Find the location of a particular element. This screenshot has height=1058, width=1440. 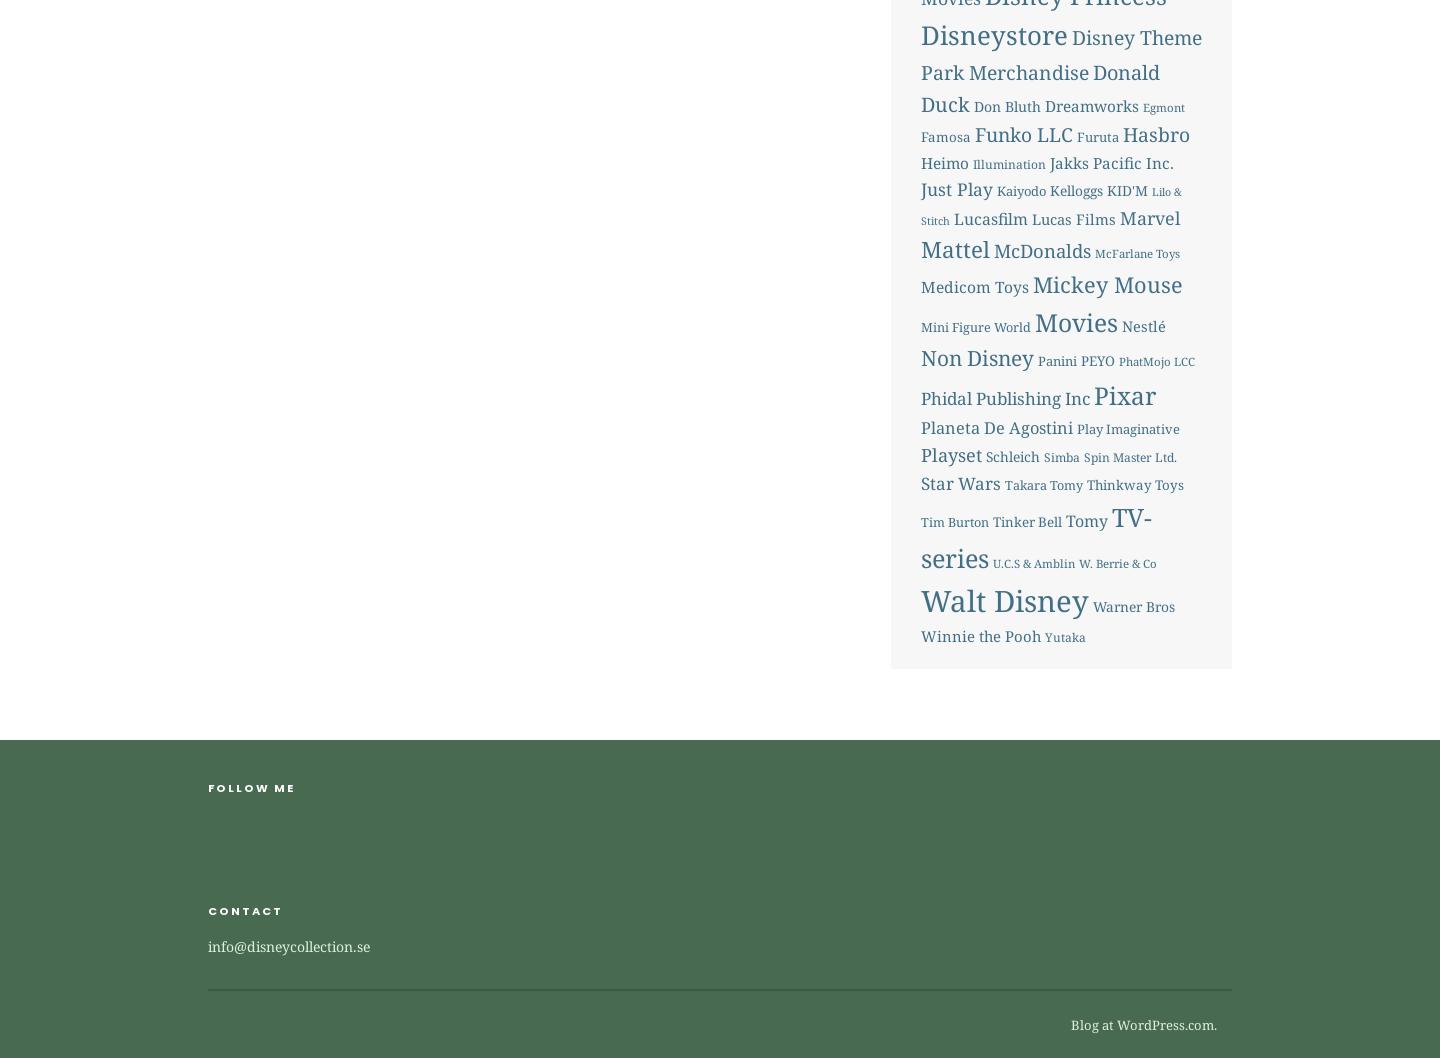

'Walt Disney' is located at coordinates (1002, 599).